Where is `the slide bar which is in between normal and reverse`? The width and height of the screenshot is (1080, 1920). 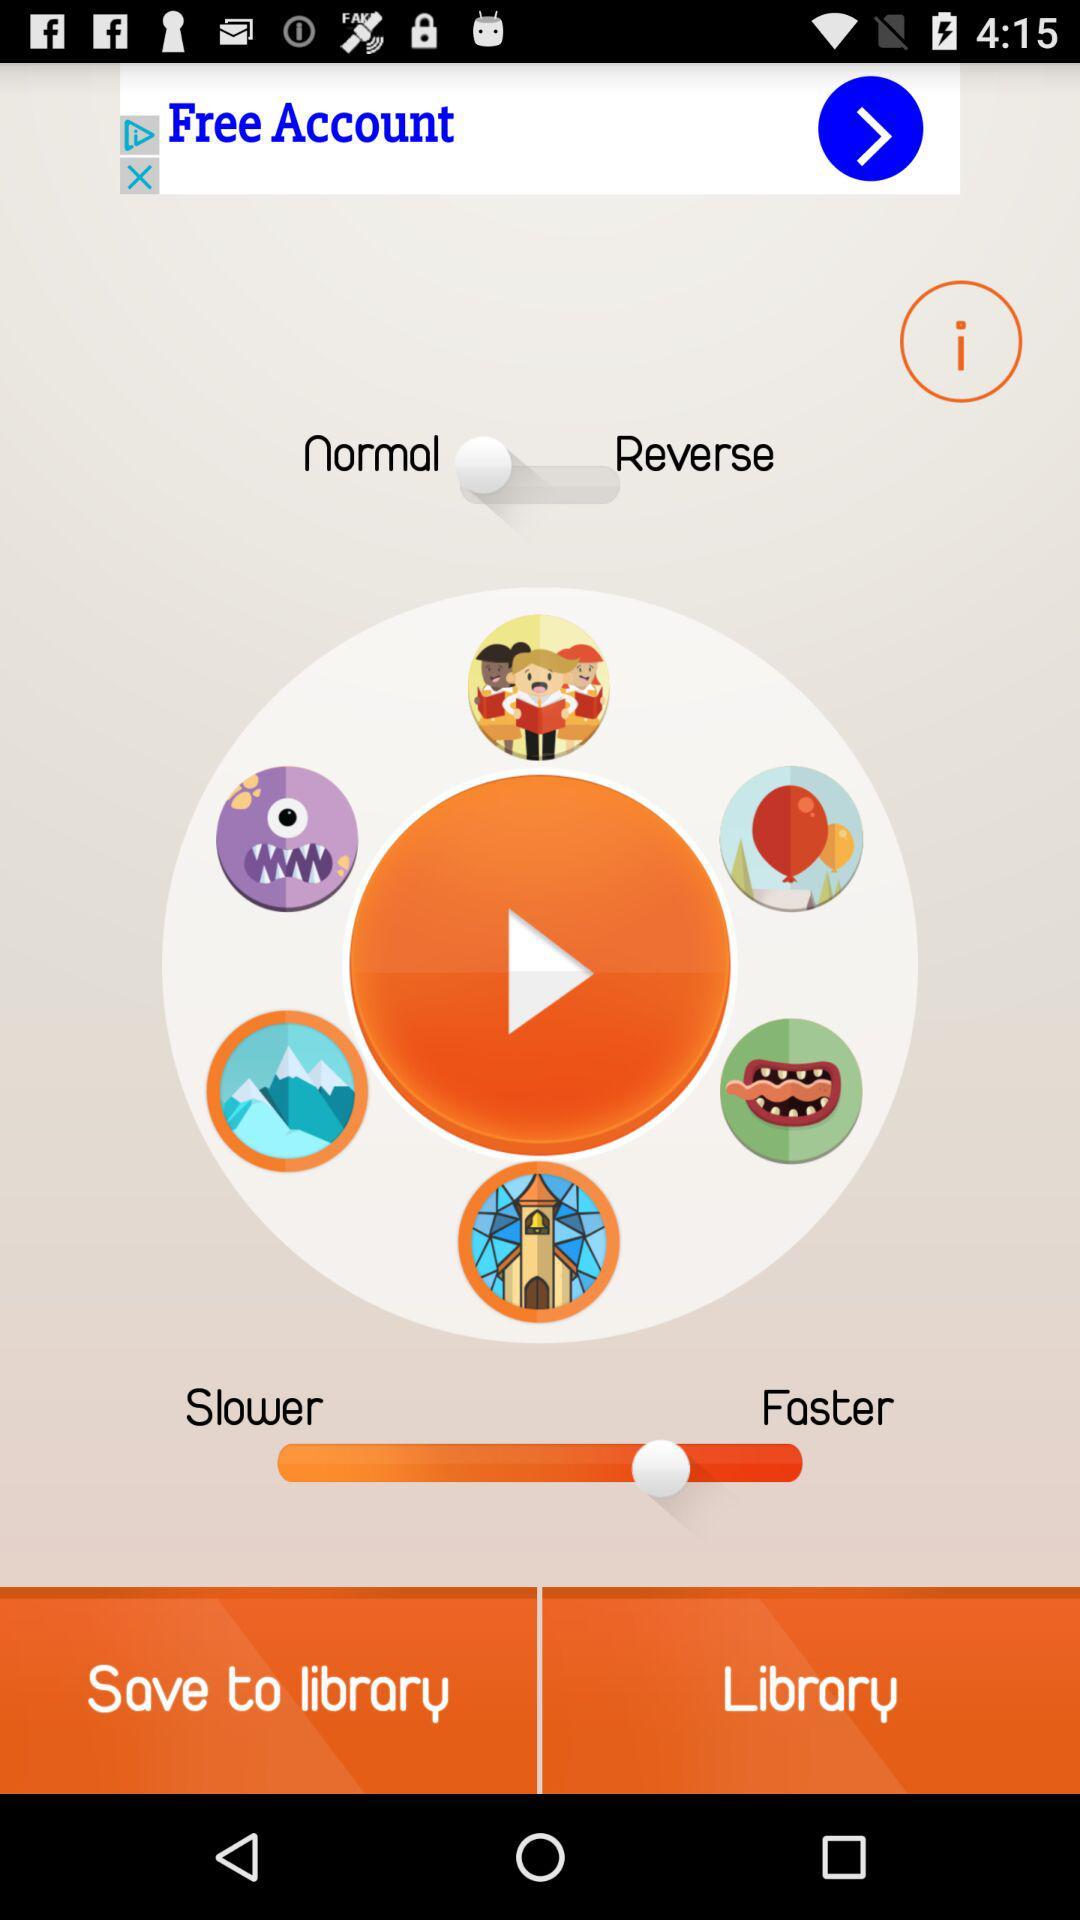 the slide bar which is in between normal and reverse is located at coordinates (540, 463).